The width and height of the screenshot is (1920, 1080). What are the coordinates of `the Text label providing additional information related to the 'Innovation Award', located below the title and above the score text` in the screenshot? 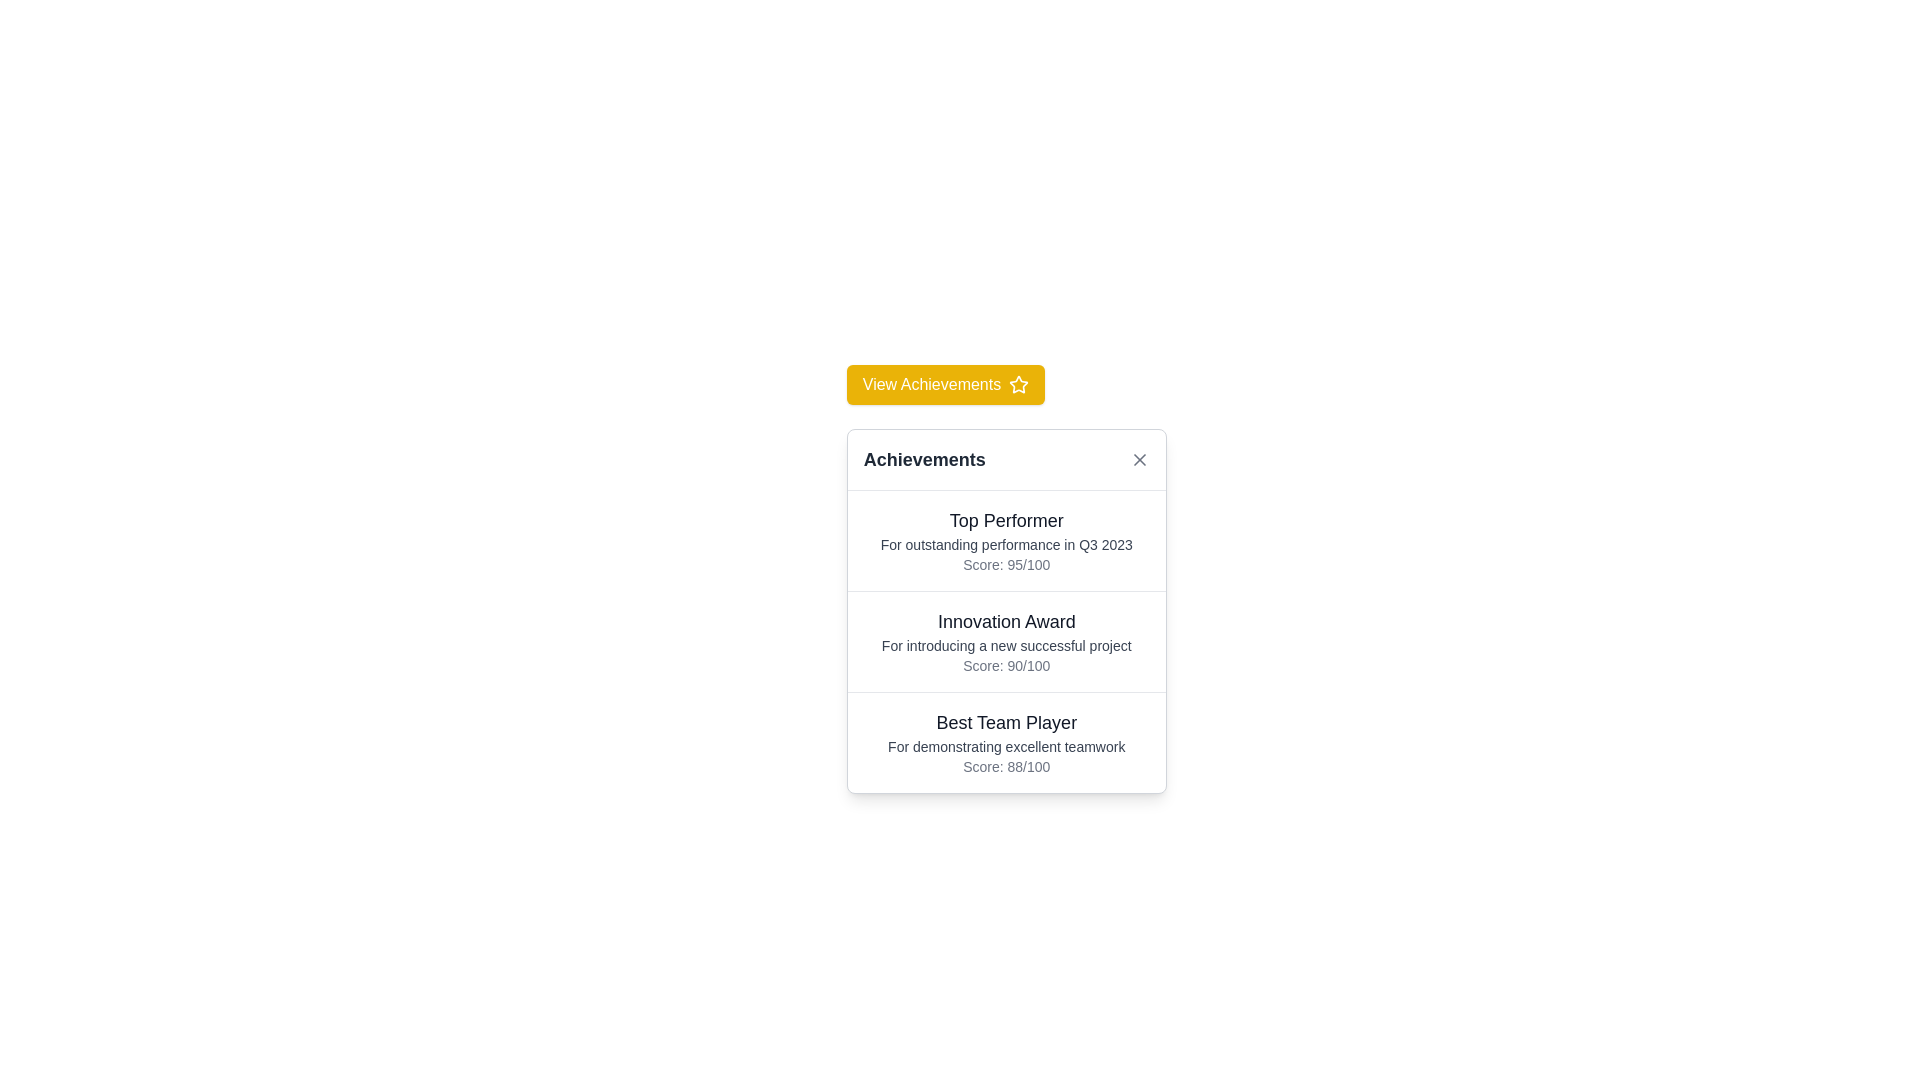 It's located at (1006, 645).